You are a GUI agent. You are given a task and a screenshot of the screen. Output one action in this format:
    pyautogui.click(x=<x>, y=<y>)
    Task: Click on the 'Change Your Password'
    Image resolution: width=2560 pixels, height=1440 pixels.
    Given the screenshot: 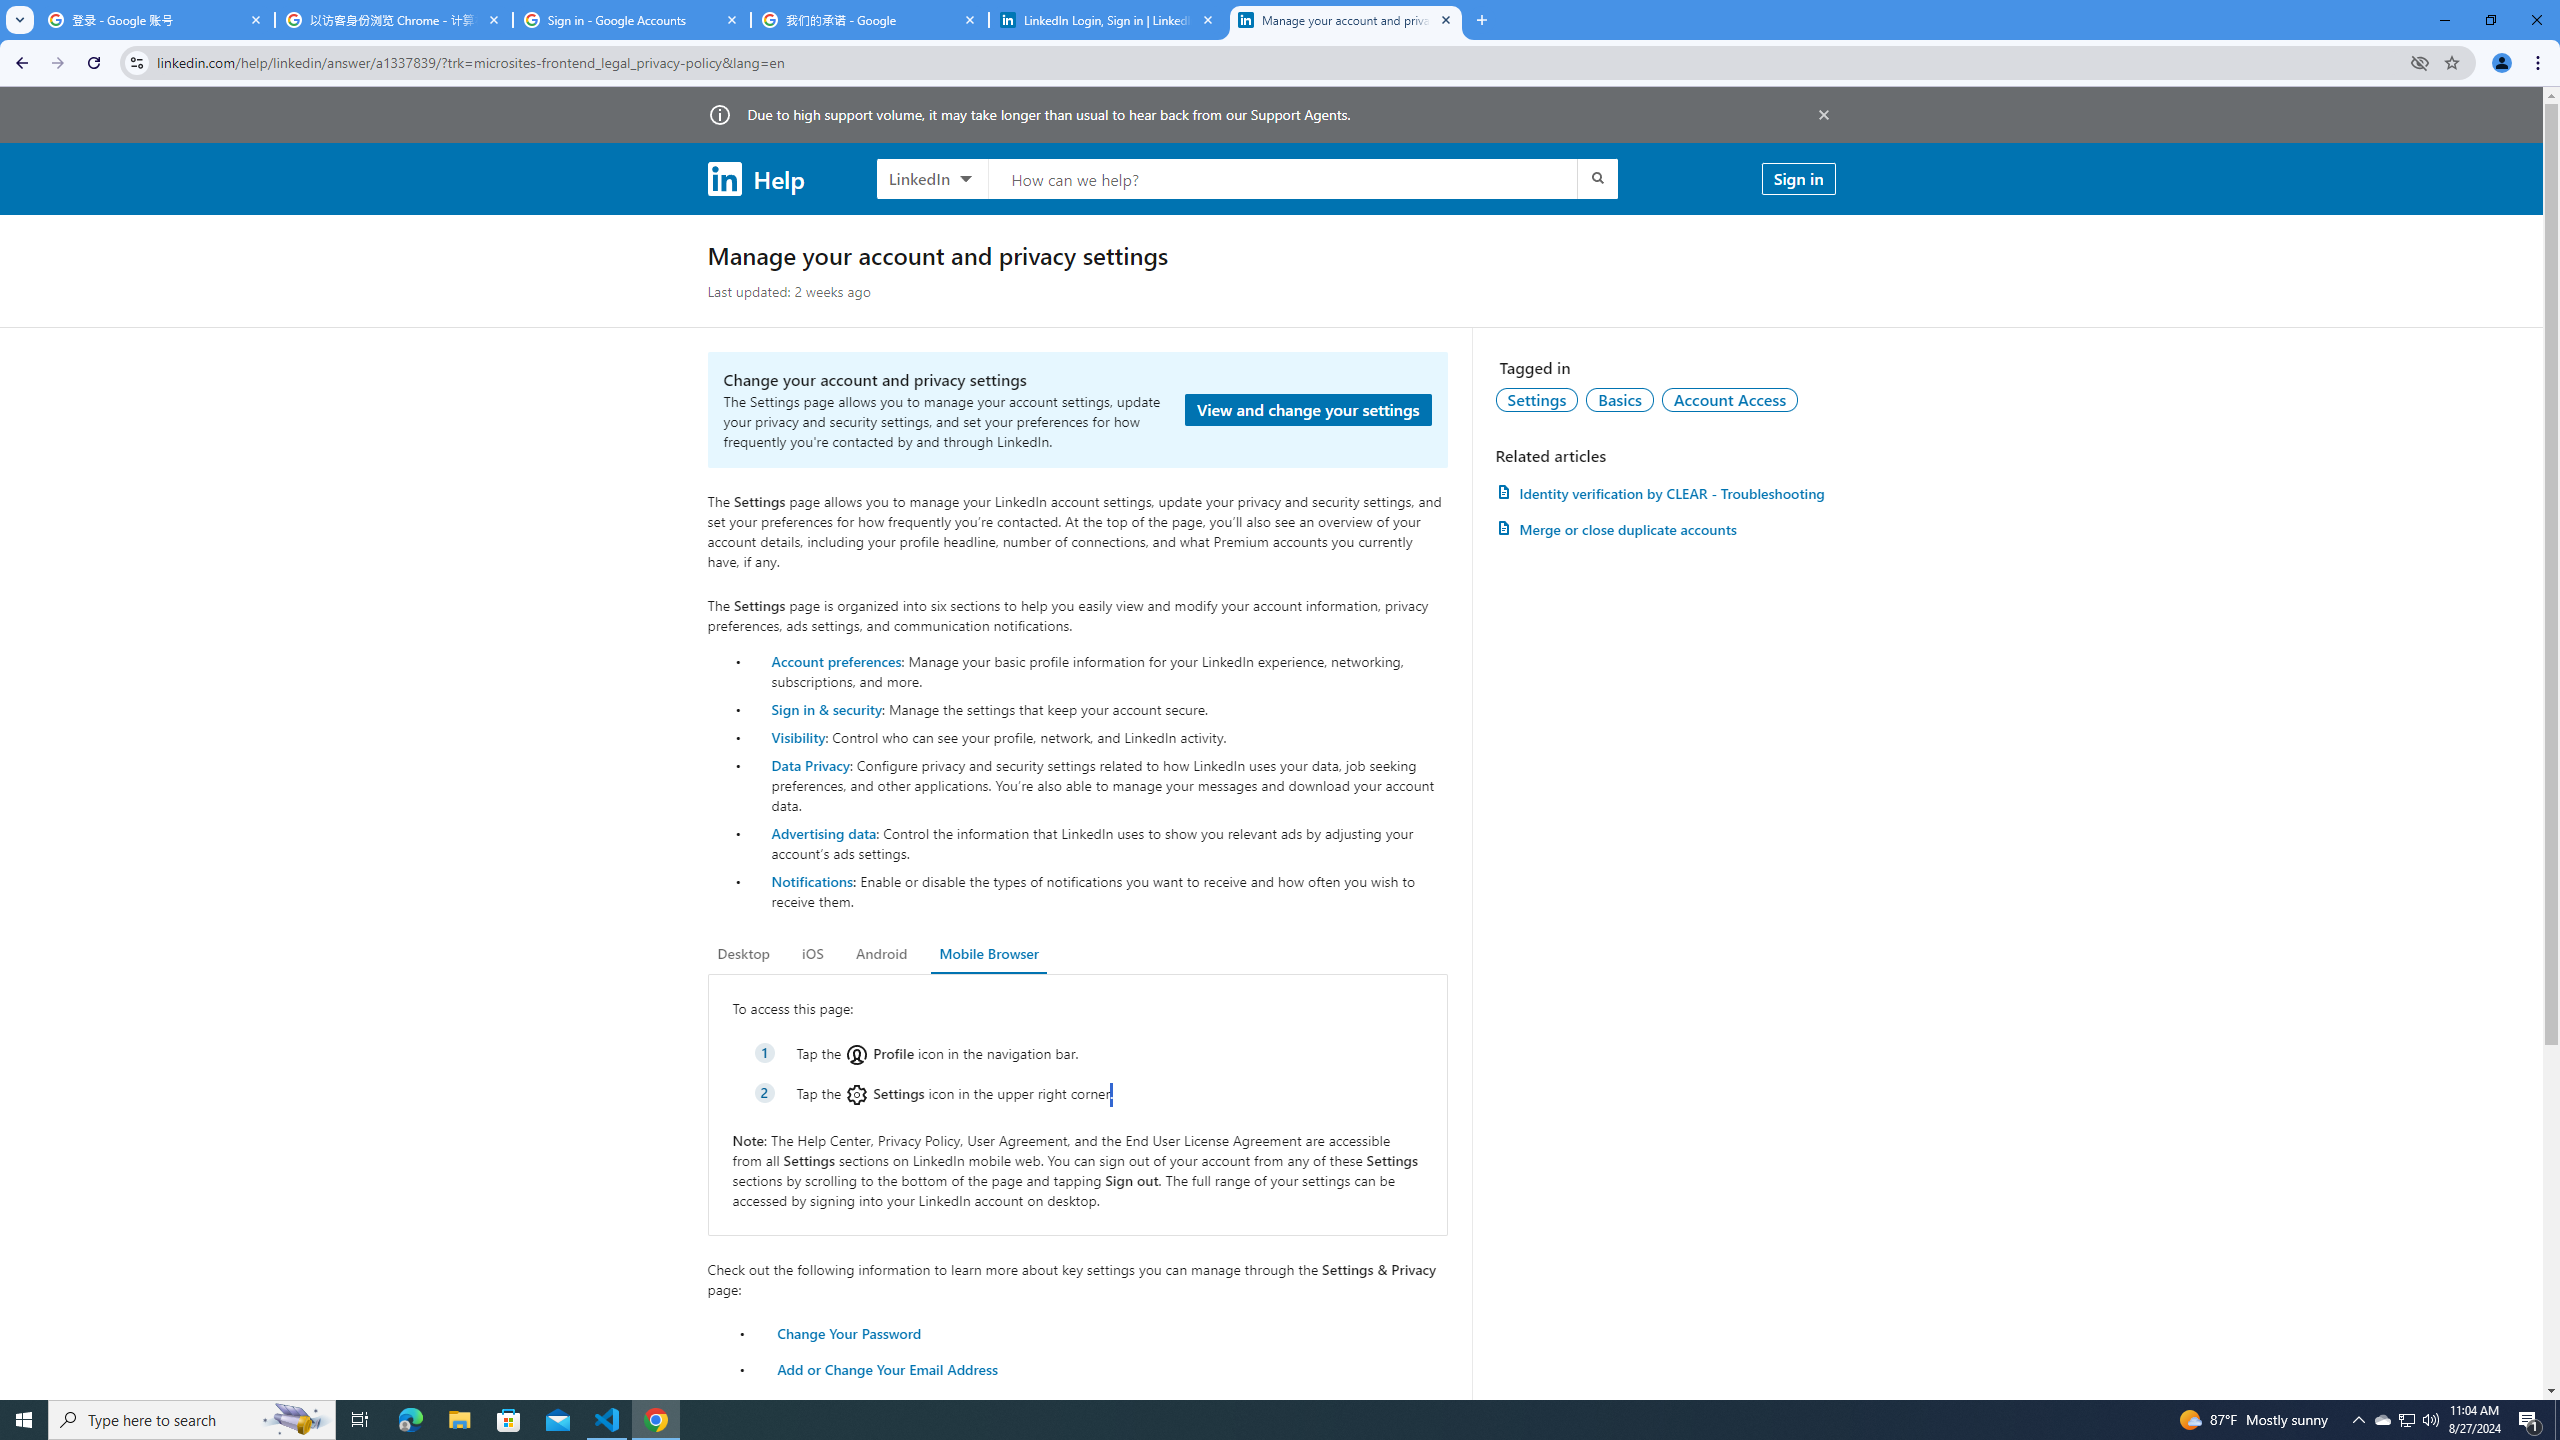 What is the action you would take?
    pyautogui.click(x=848, y=1332)
    